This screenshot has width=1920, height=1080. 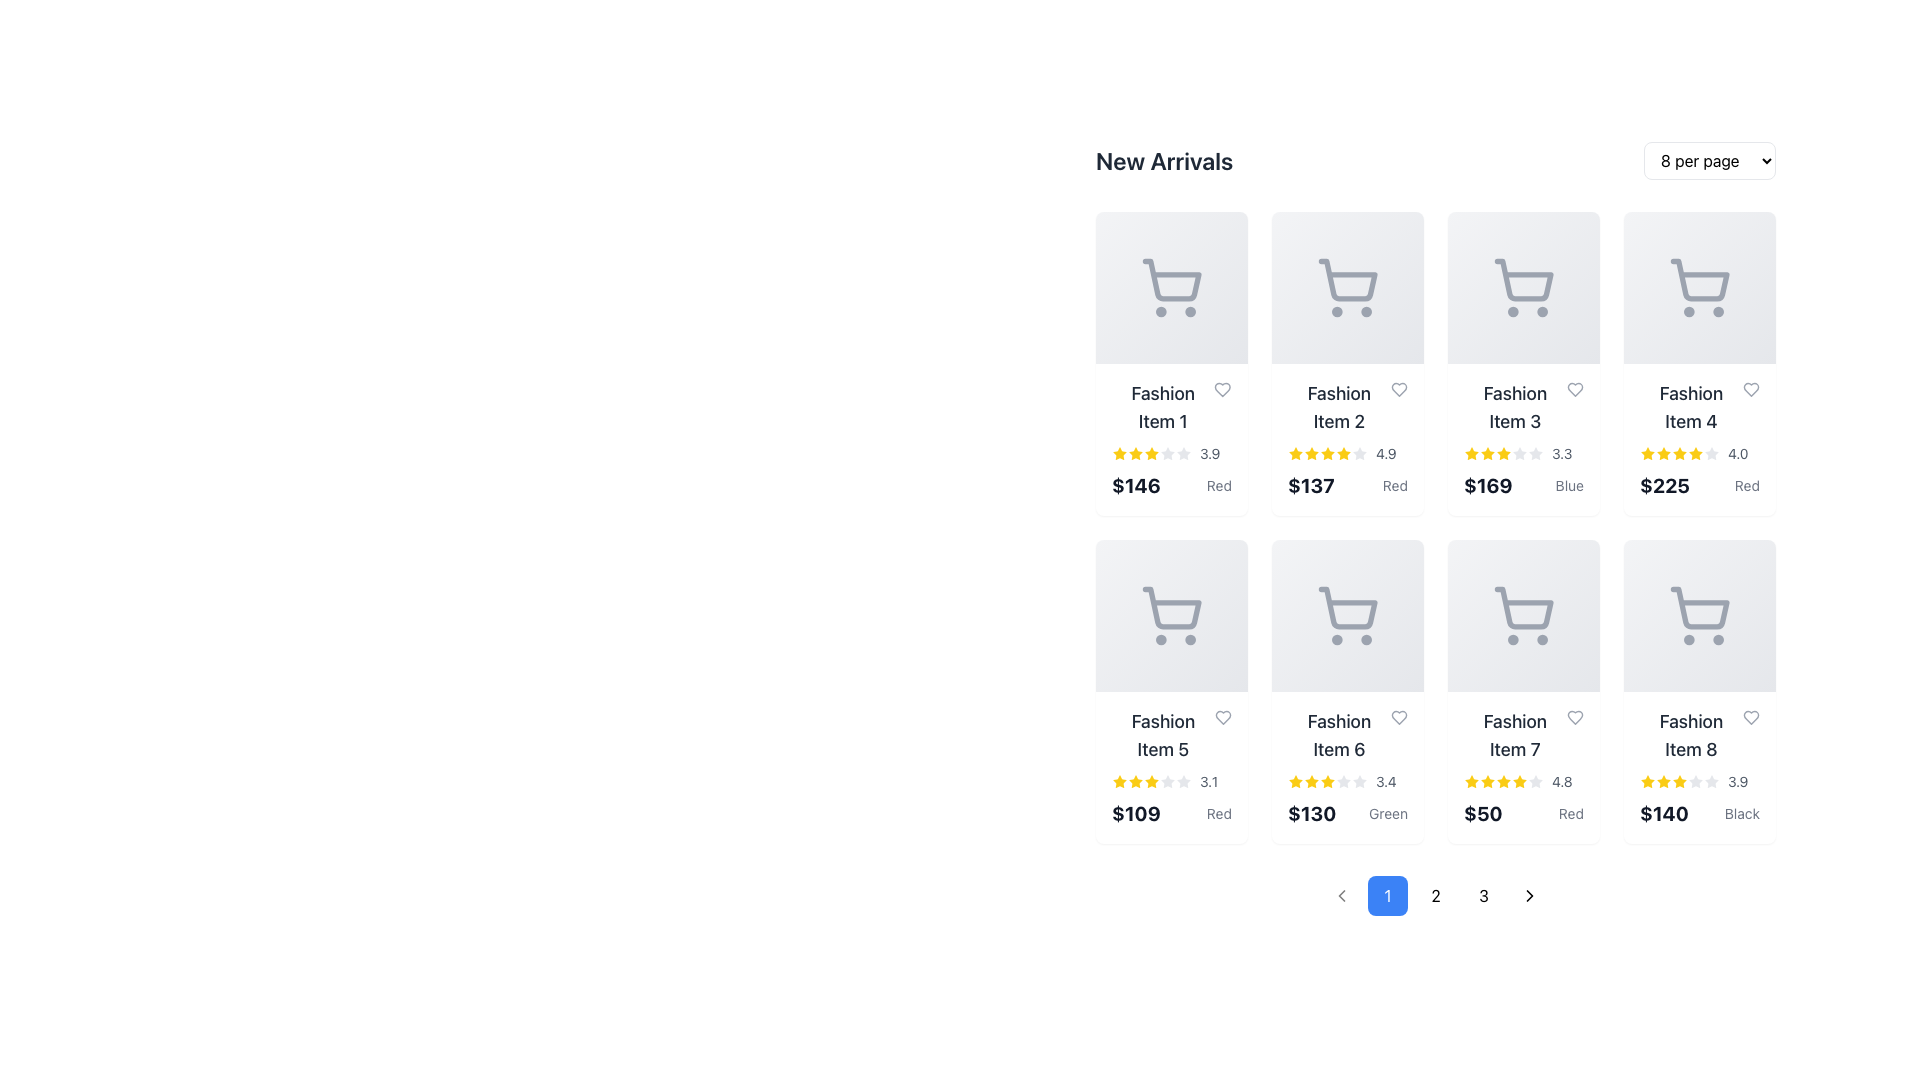 What do you see at coordinates (1359, 454) in the screenshot?
I see `the fifth star-shaped rating icon for 'Fashion Item 2', which is styled with a light gray fill and is inactive in the rating system` at bounding box center [1359, 454].